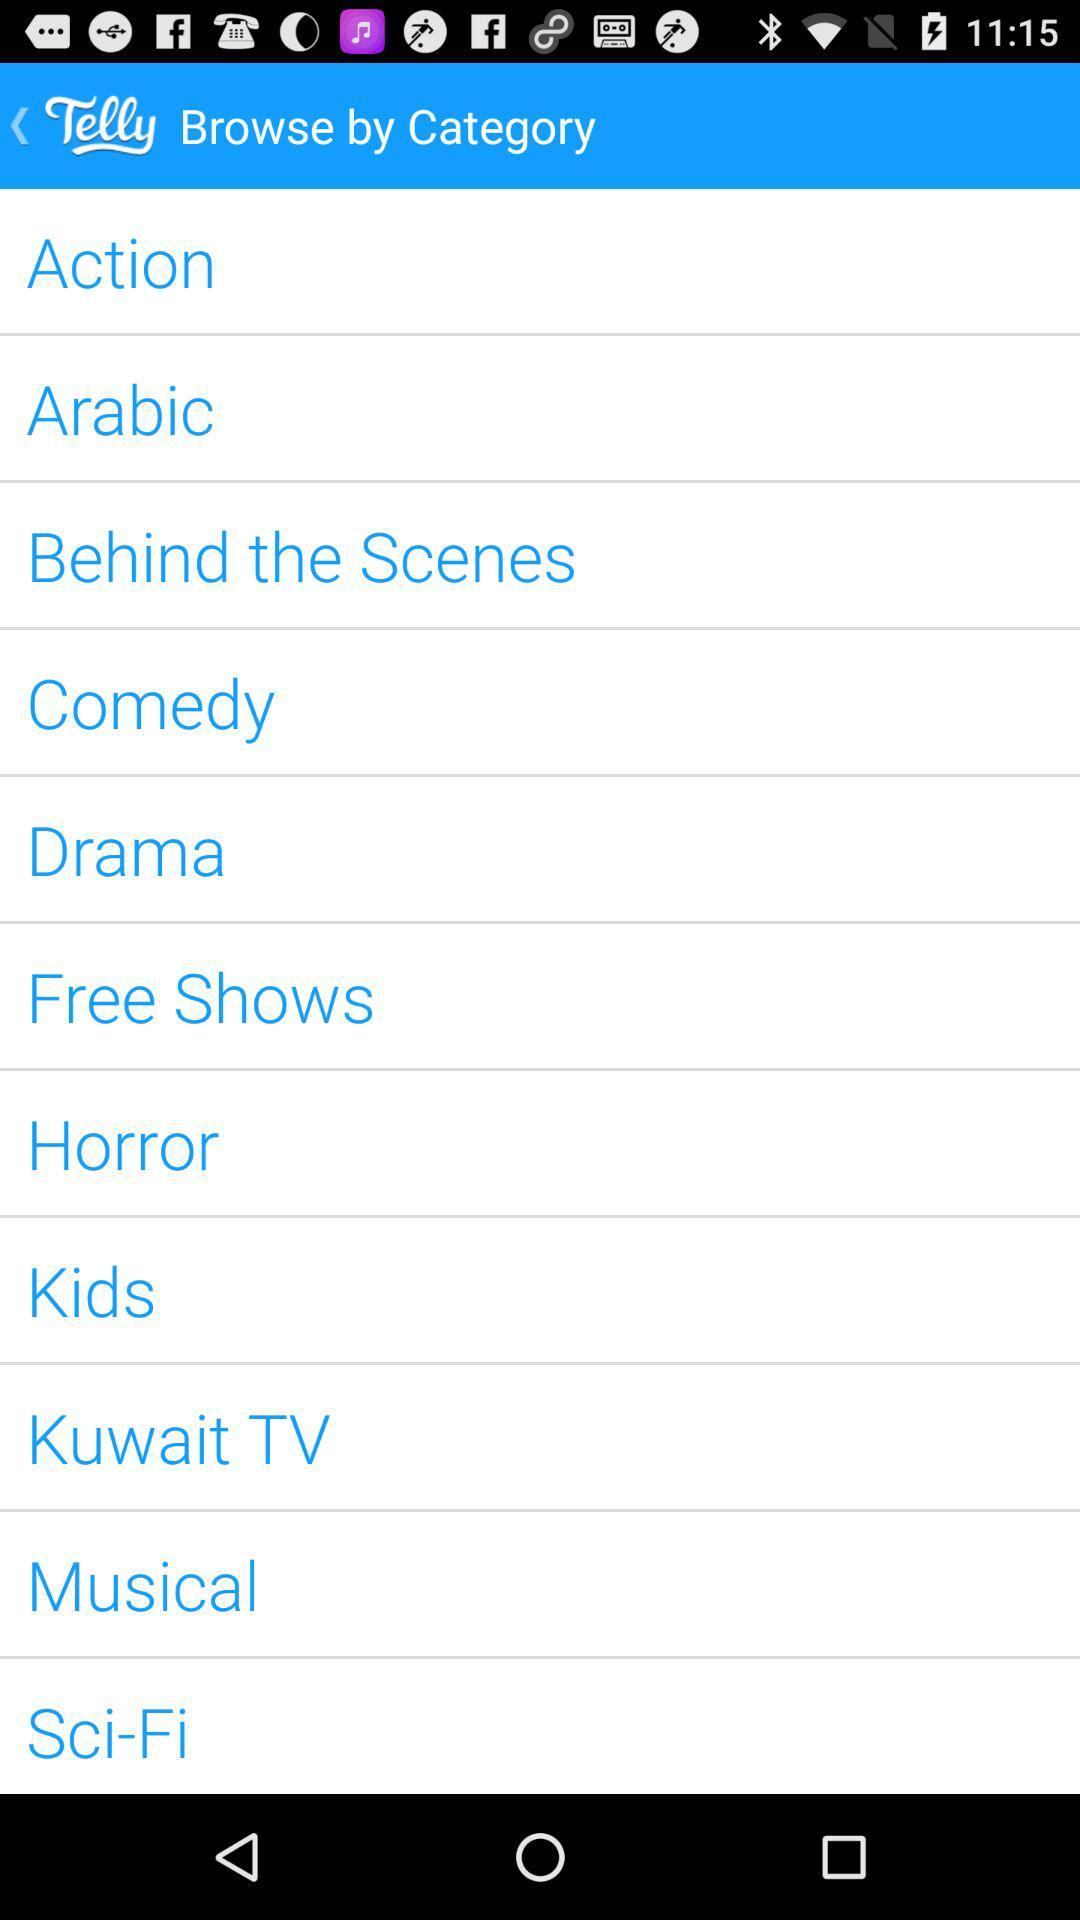 The width and height of the screenshot is (1080, 1920). I want to click on icon below musical app, so click(540, 1725).